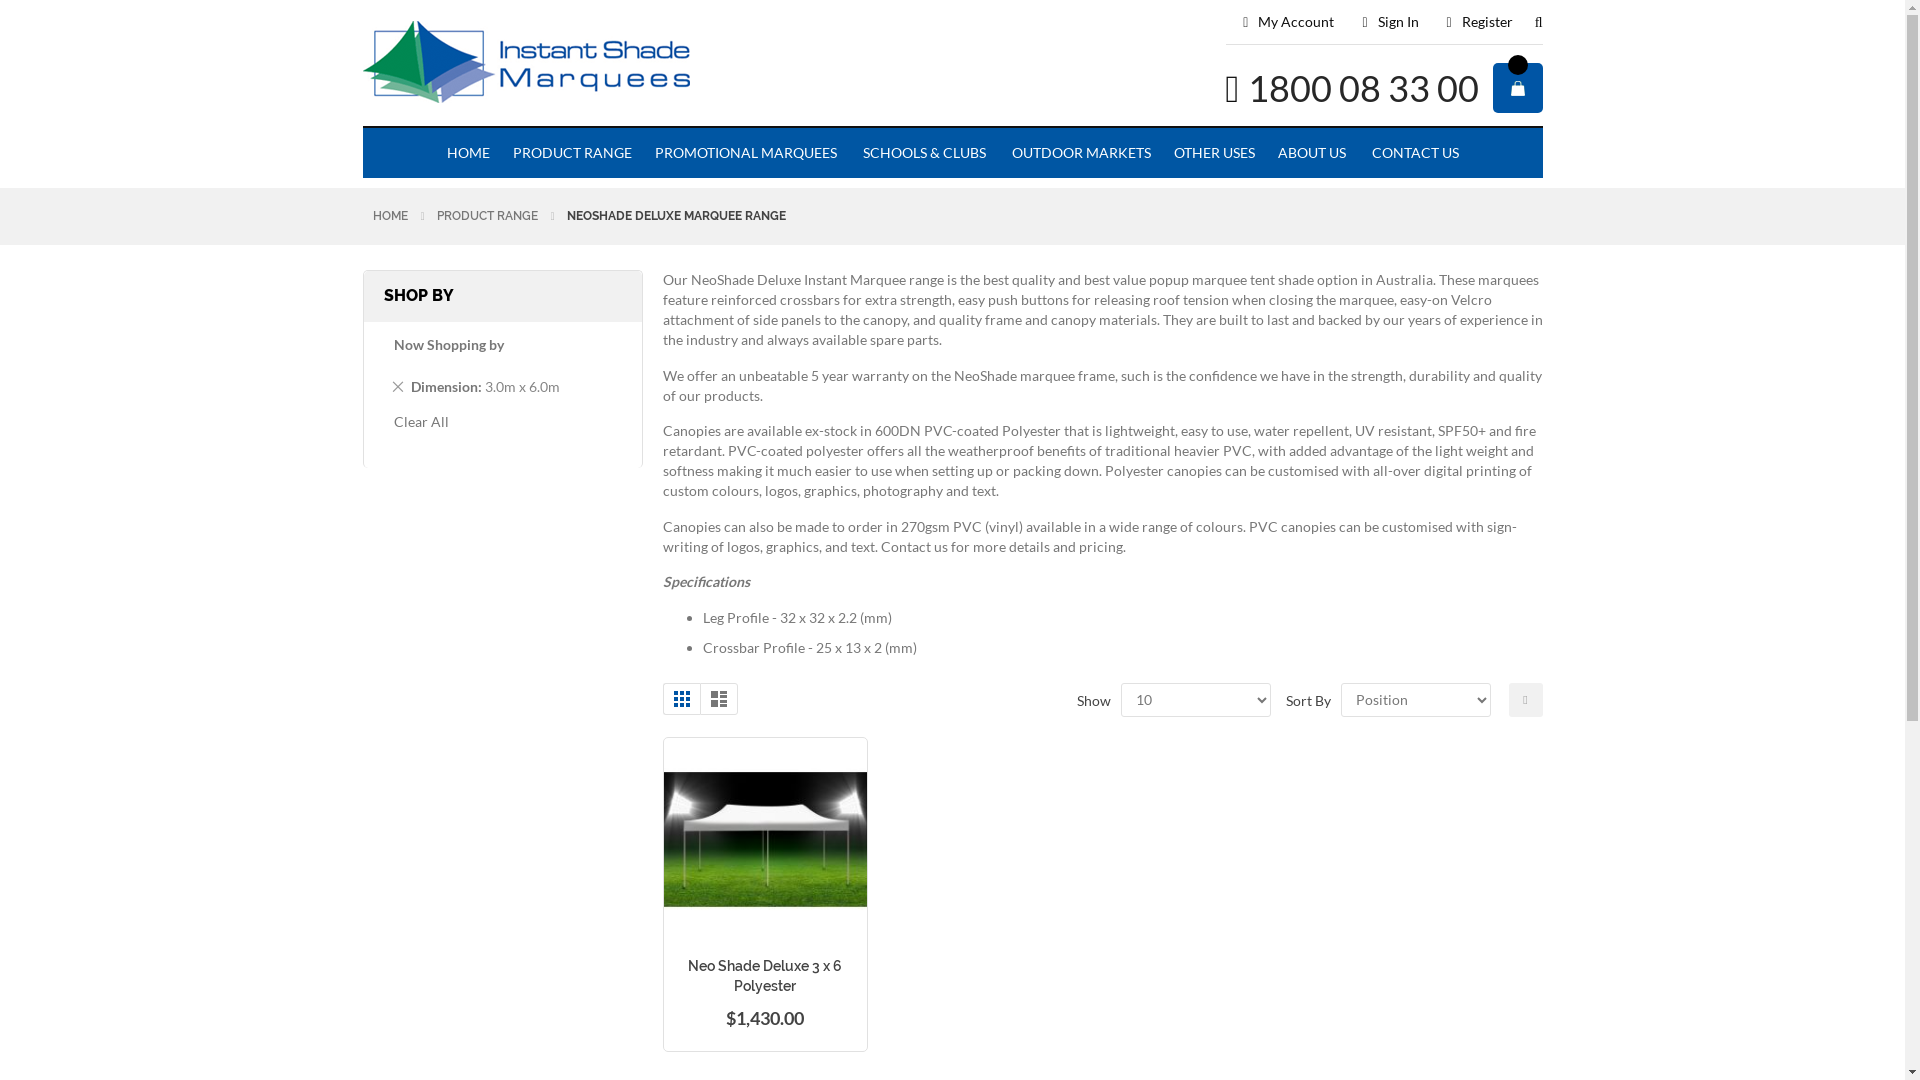 The width and height of the screenshot is (1920, 1080). Describe the element at coordinates (1516, 87) in the screenshot. I see `'My Cart'` at that location.